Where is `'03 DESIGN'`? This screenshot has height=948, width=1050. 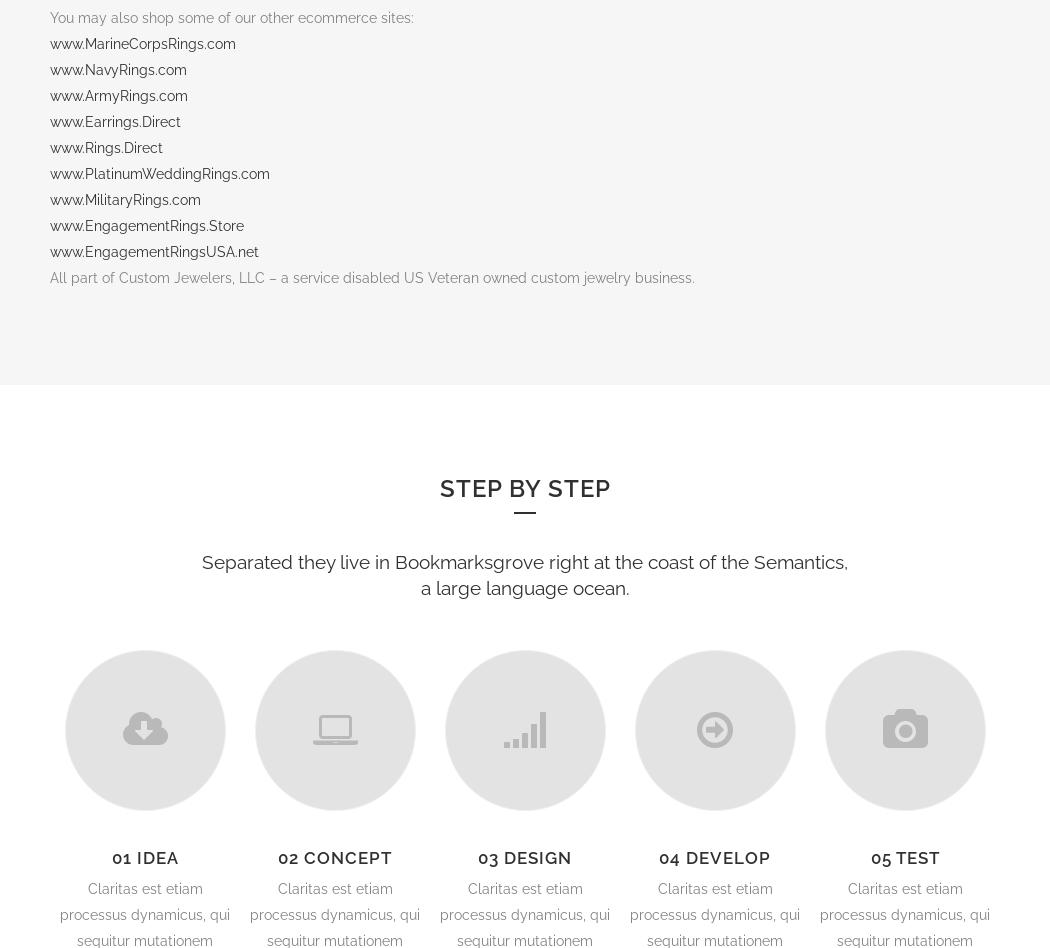
'03 DESIGN' is located at coordinates (525, 857).